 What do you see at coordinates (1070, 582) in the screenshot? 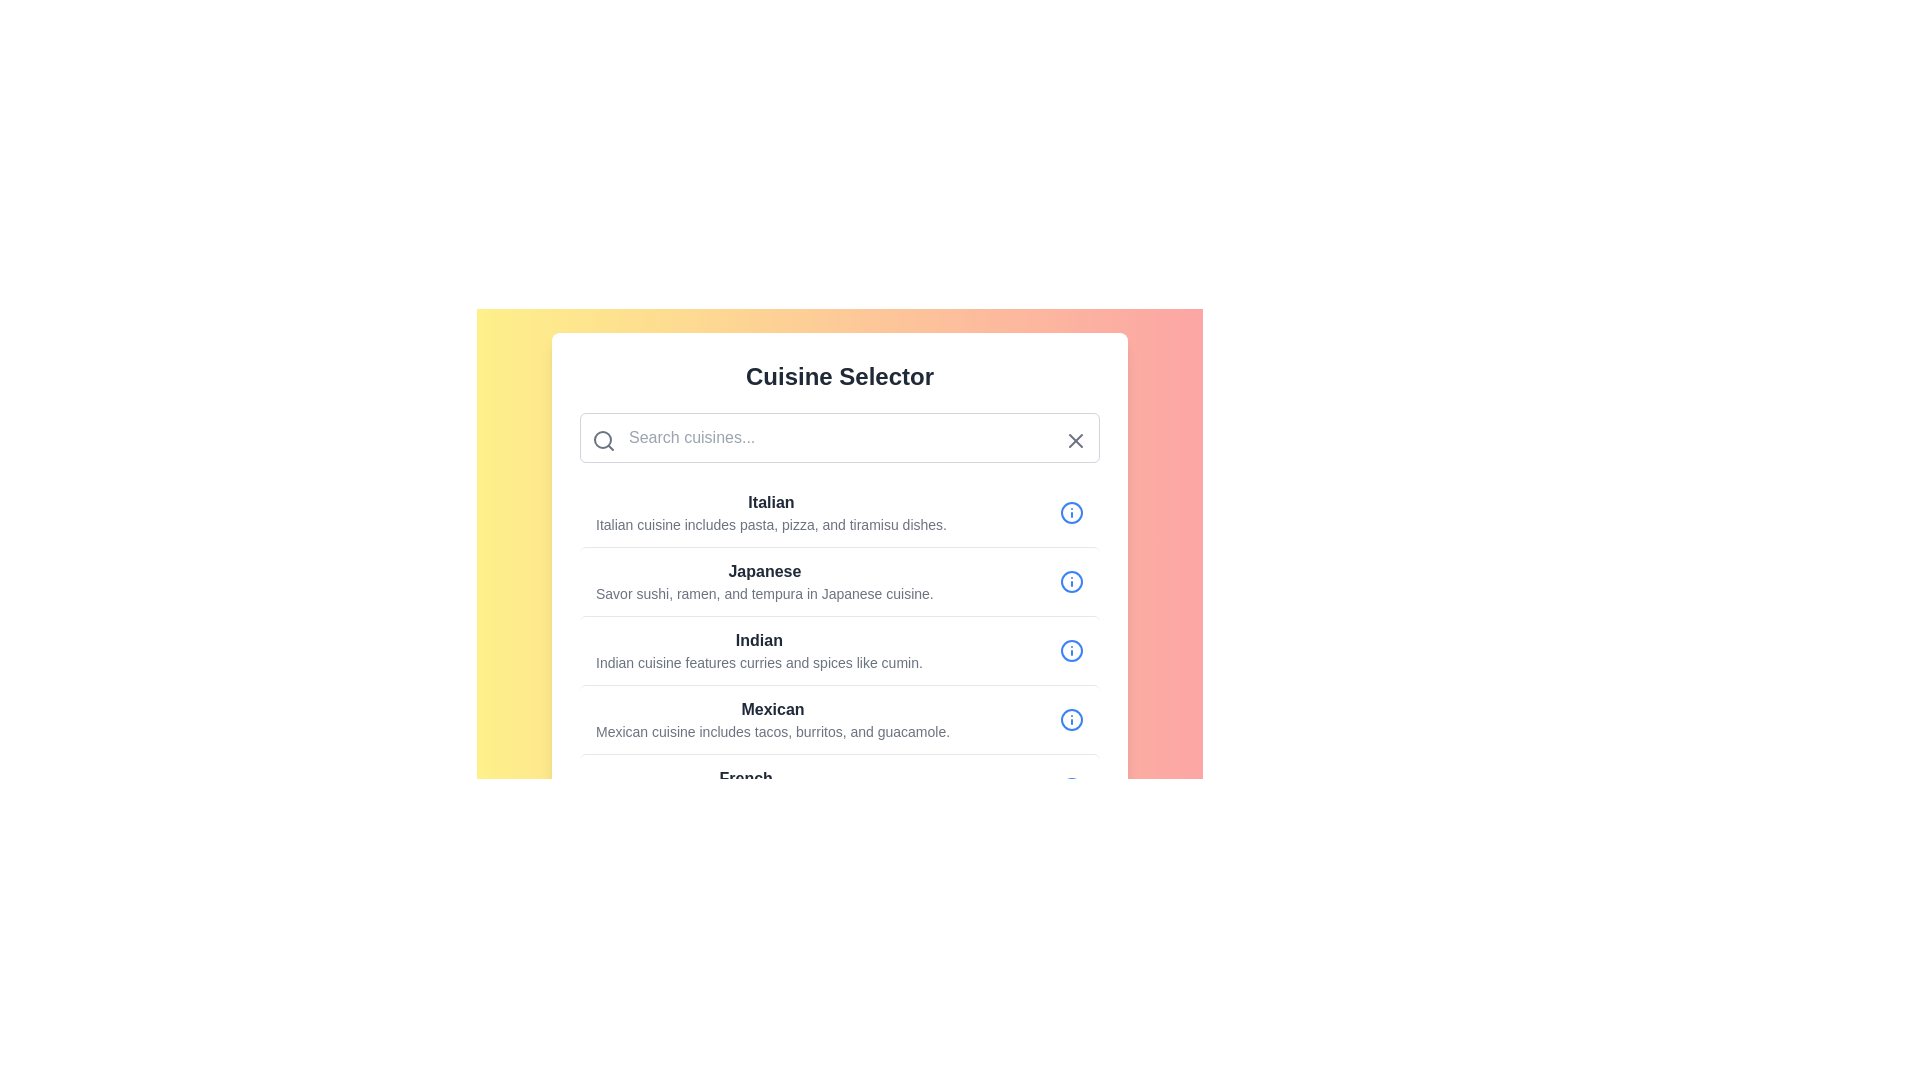
I see `the information icon button located at the far right end of the 'Japanese' cuisine item` at bounding box center [1070, 582].